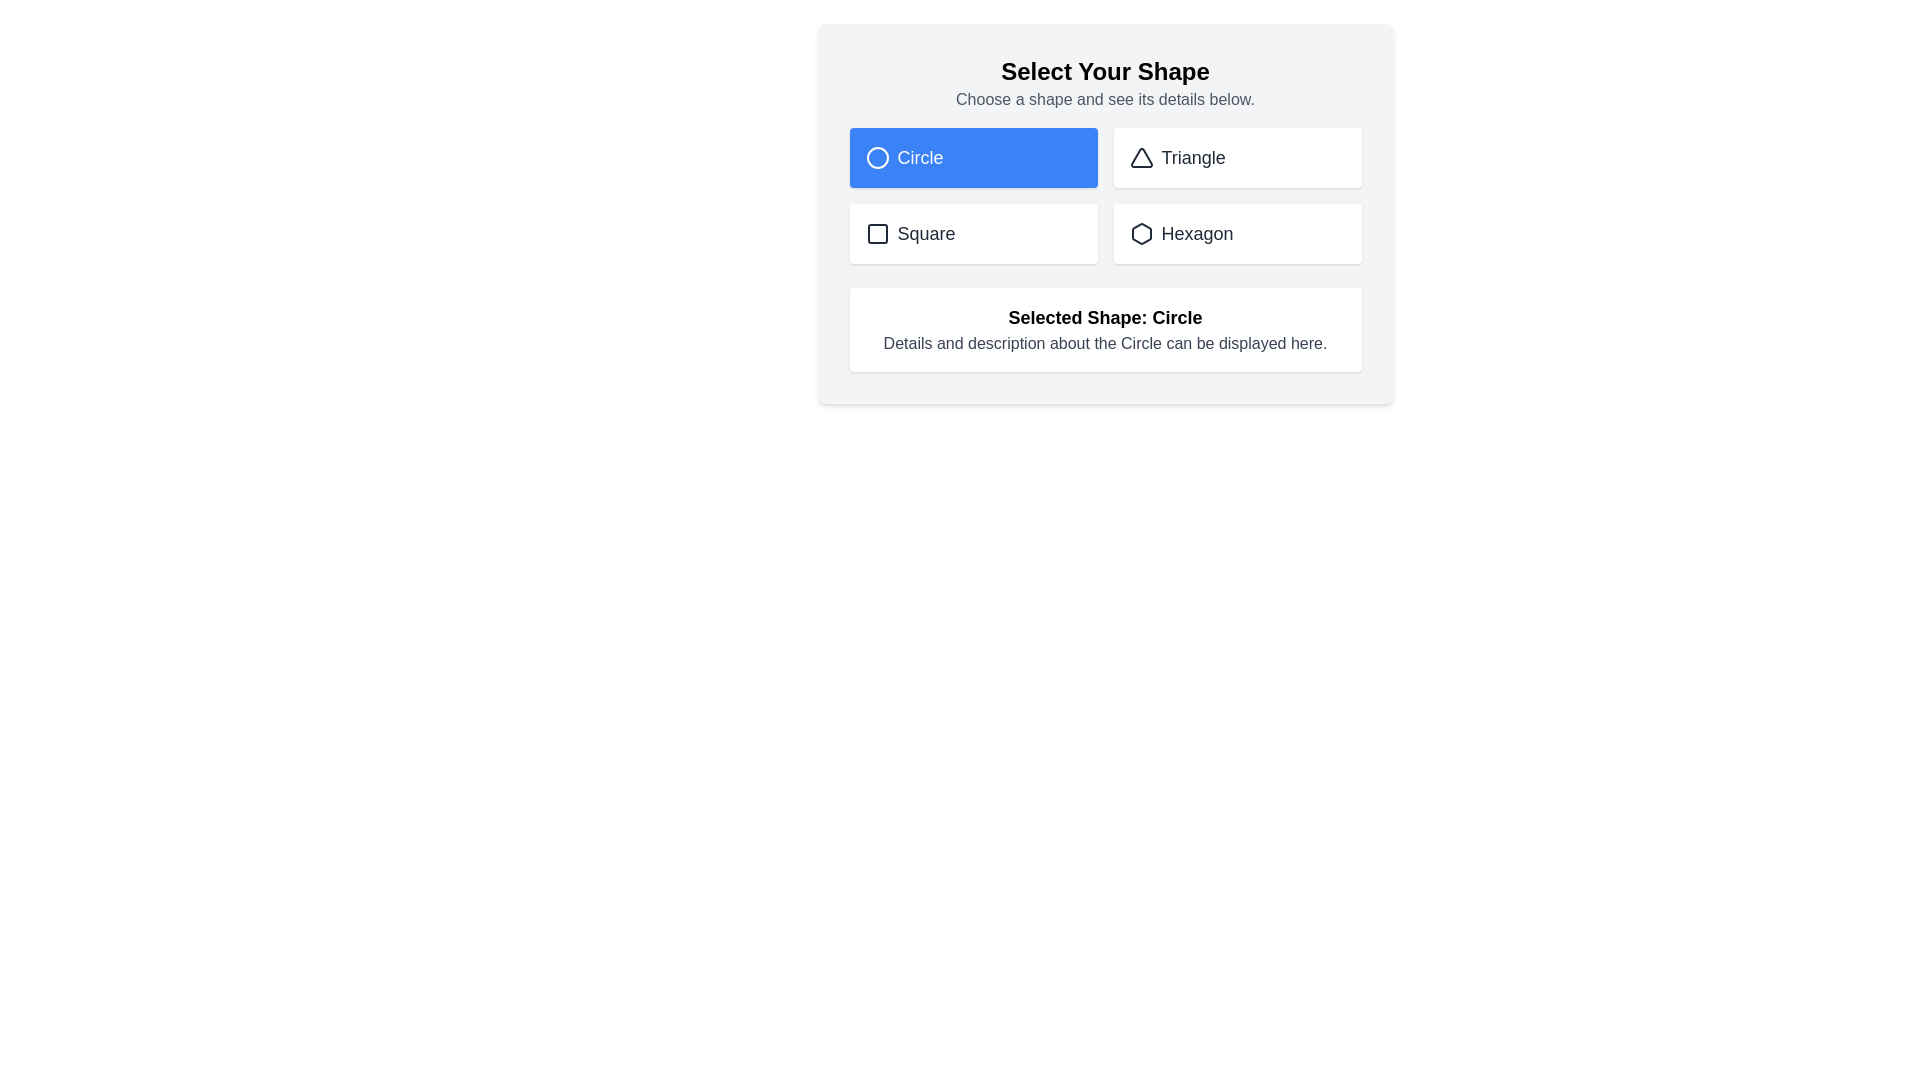 The image size is (1920, 1080). What do you see at coordinates (1197, 233) in the screenshot?
I see `text from the label displaying 'Hexagon' located within the button-like area at the bottom-right corner of the shape-selection buttons` at bounding box center [1197, 233].